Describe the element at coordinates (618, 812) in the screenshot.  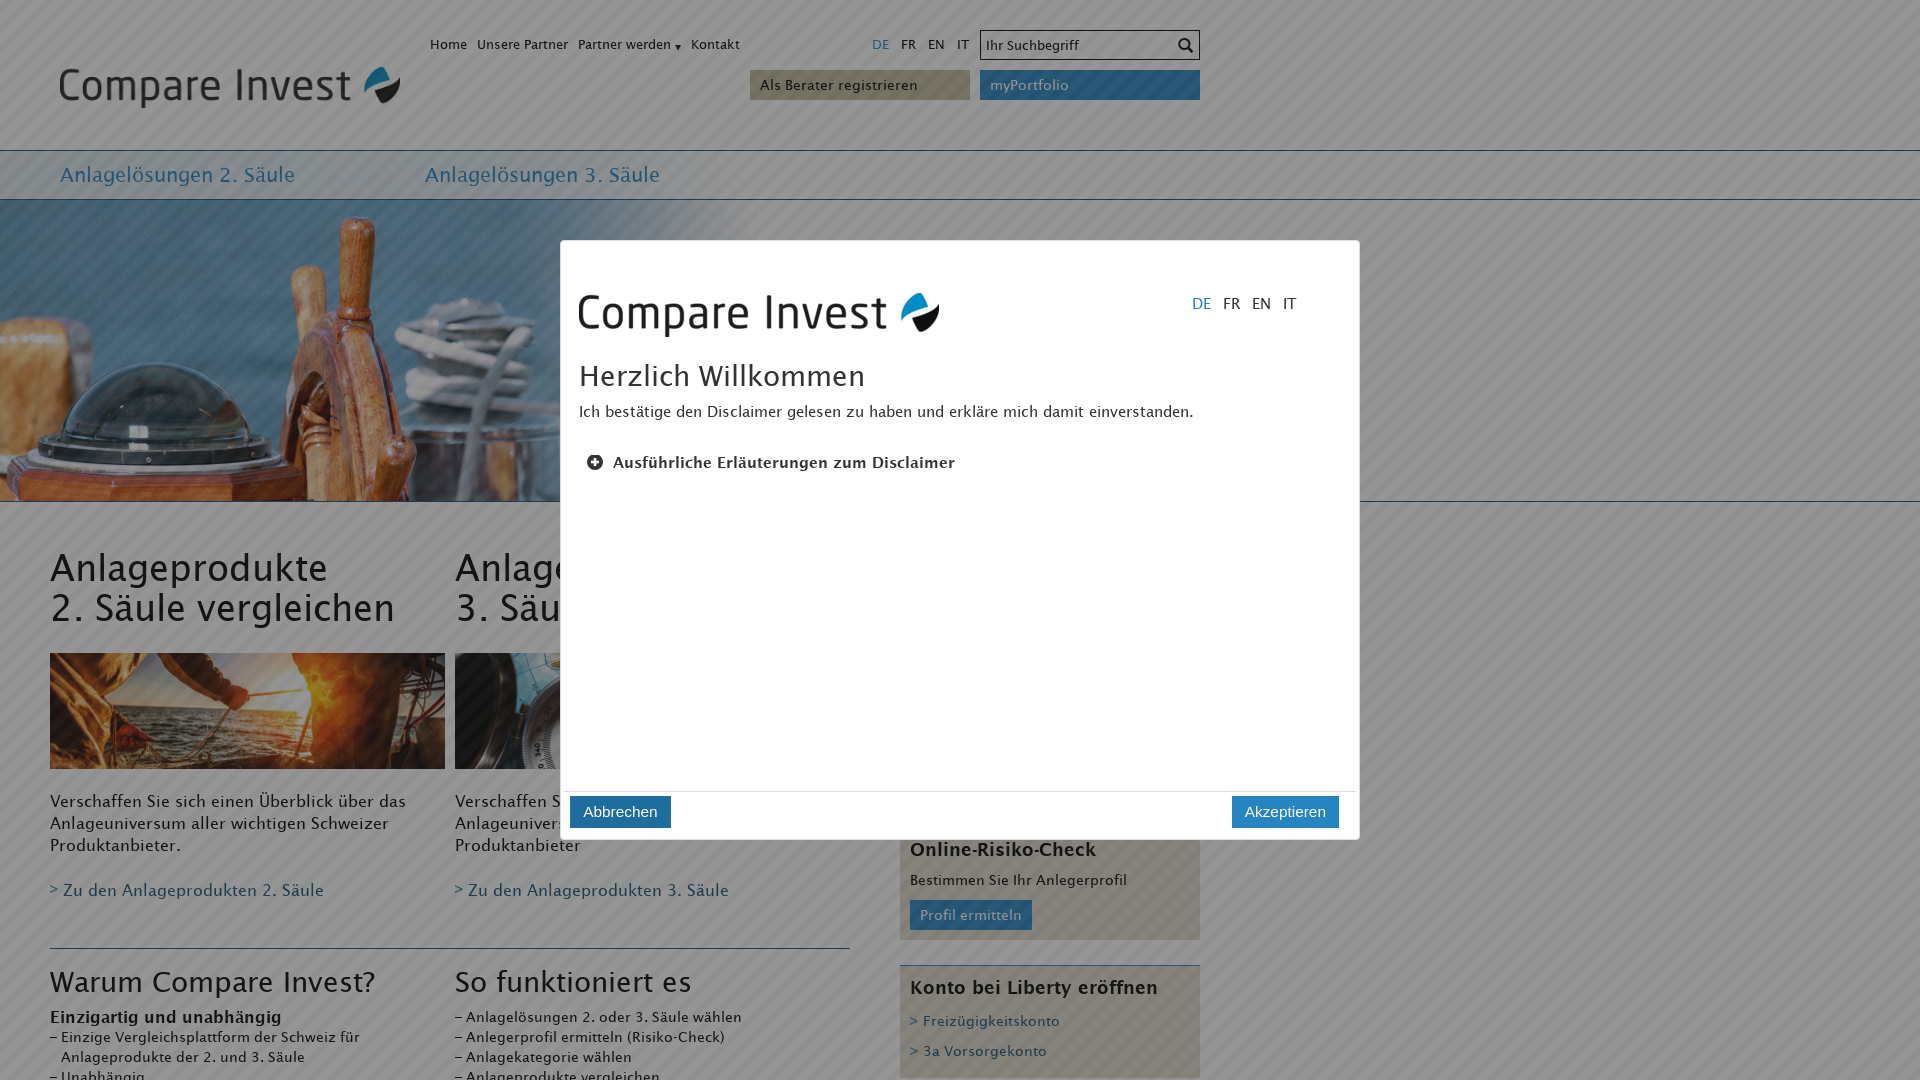
I see `'Abbrechen'` at that location.